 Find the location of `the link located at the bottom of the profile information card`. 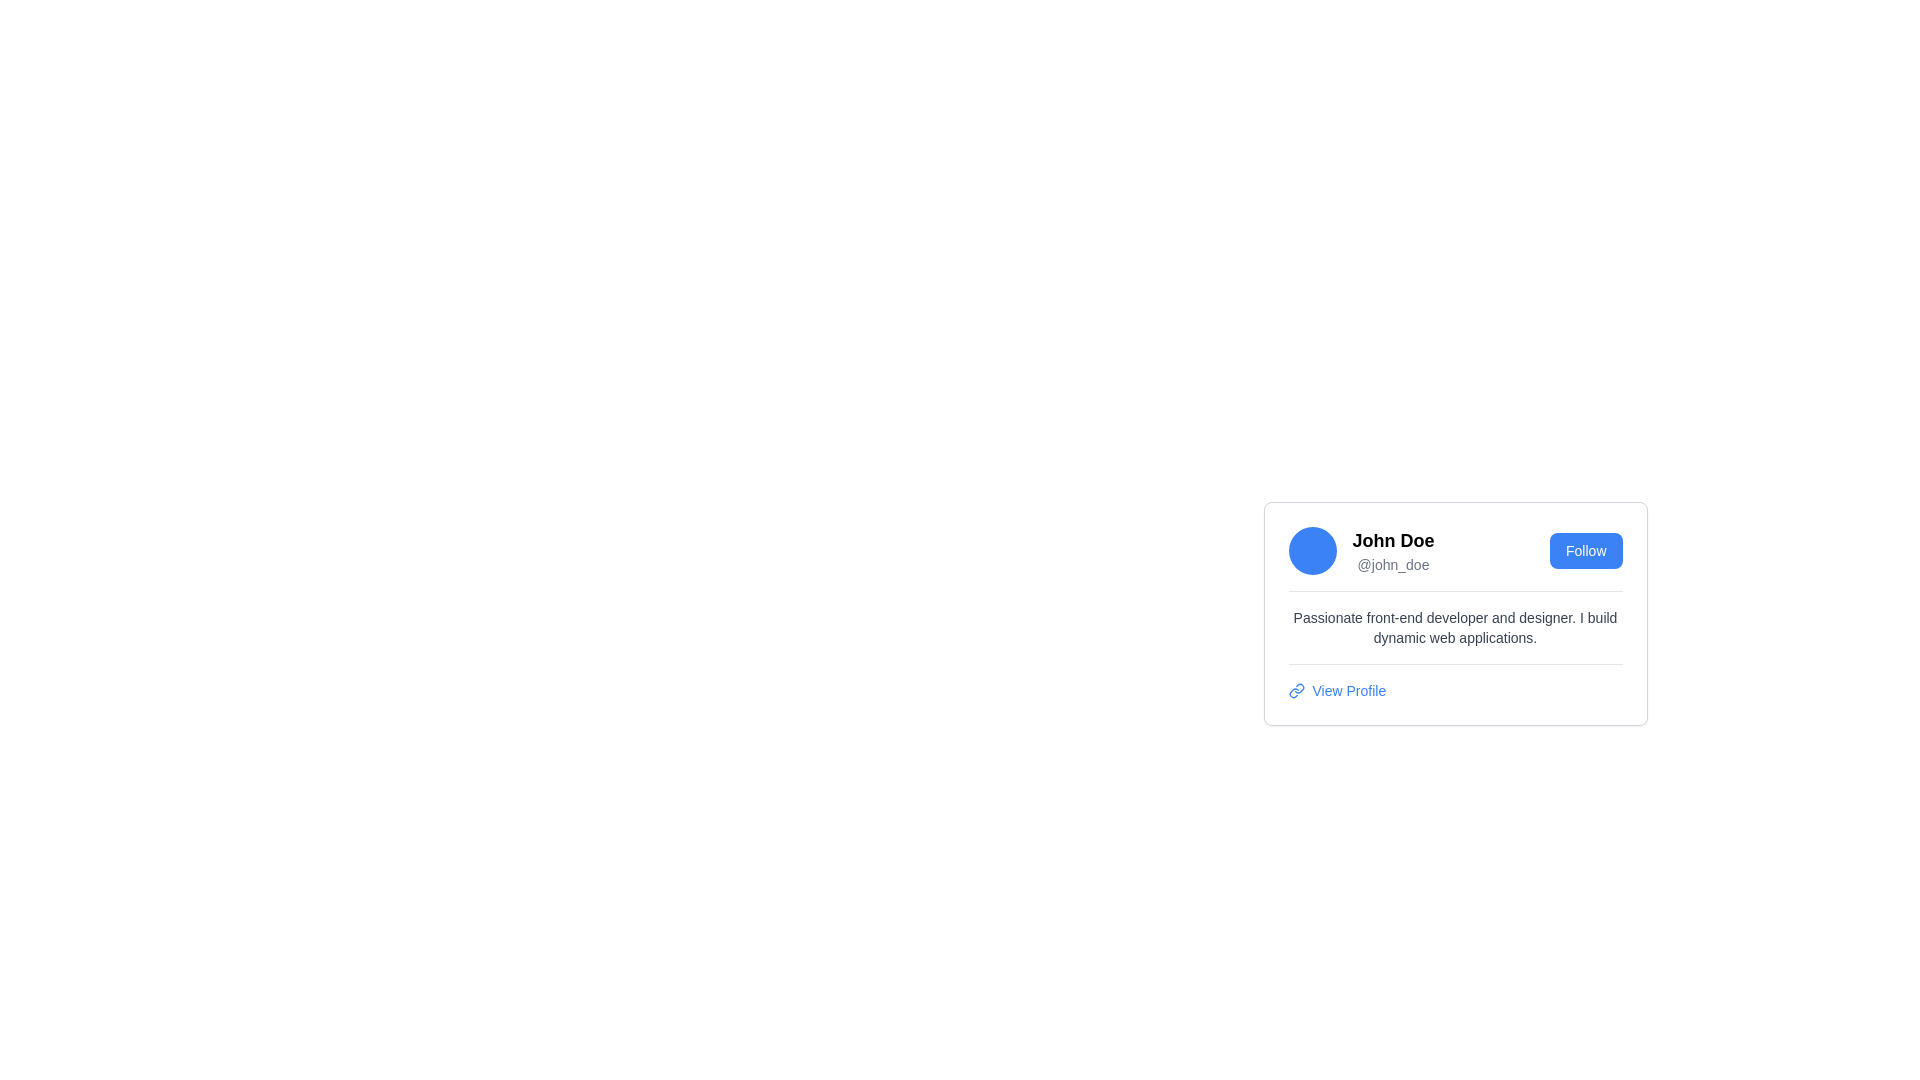

the link located at the bottom of the profile information card is located at coordinates (1455, 689).